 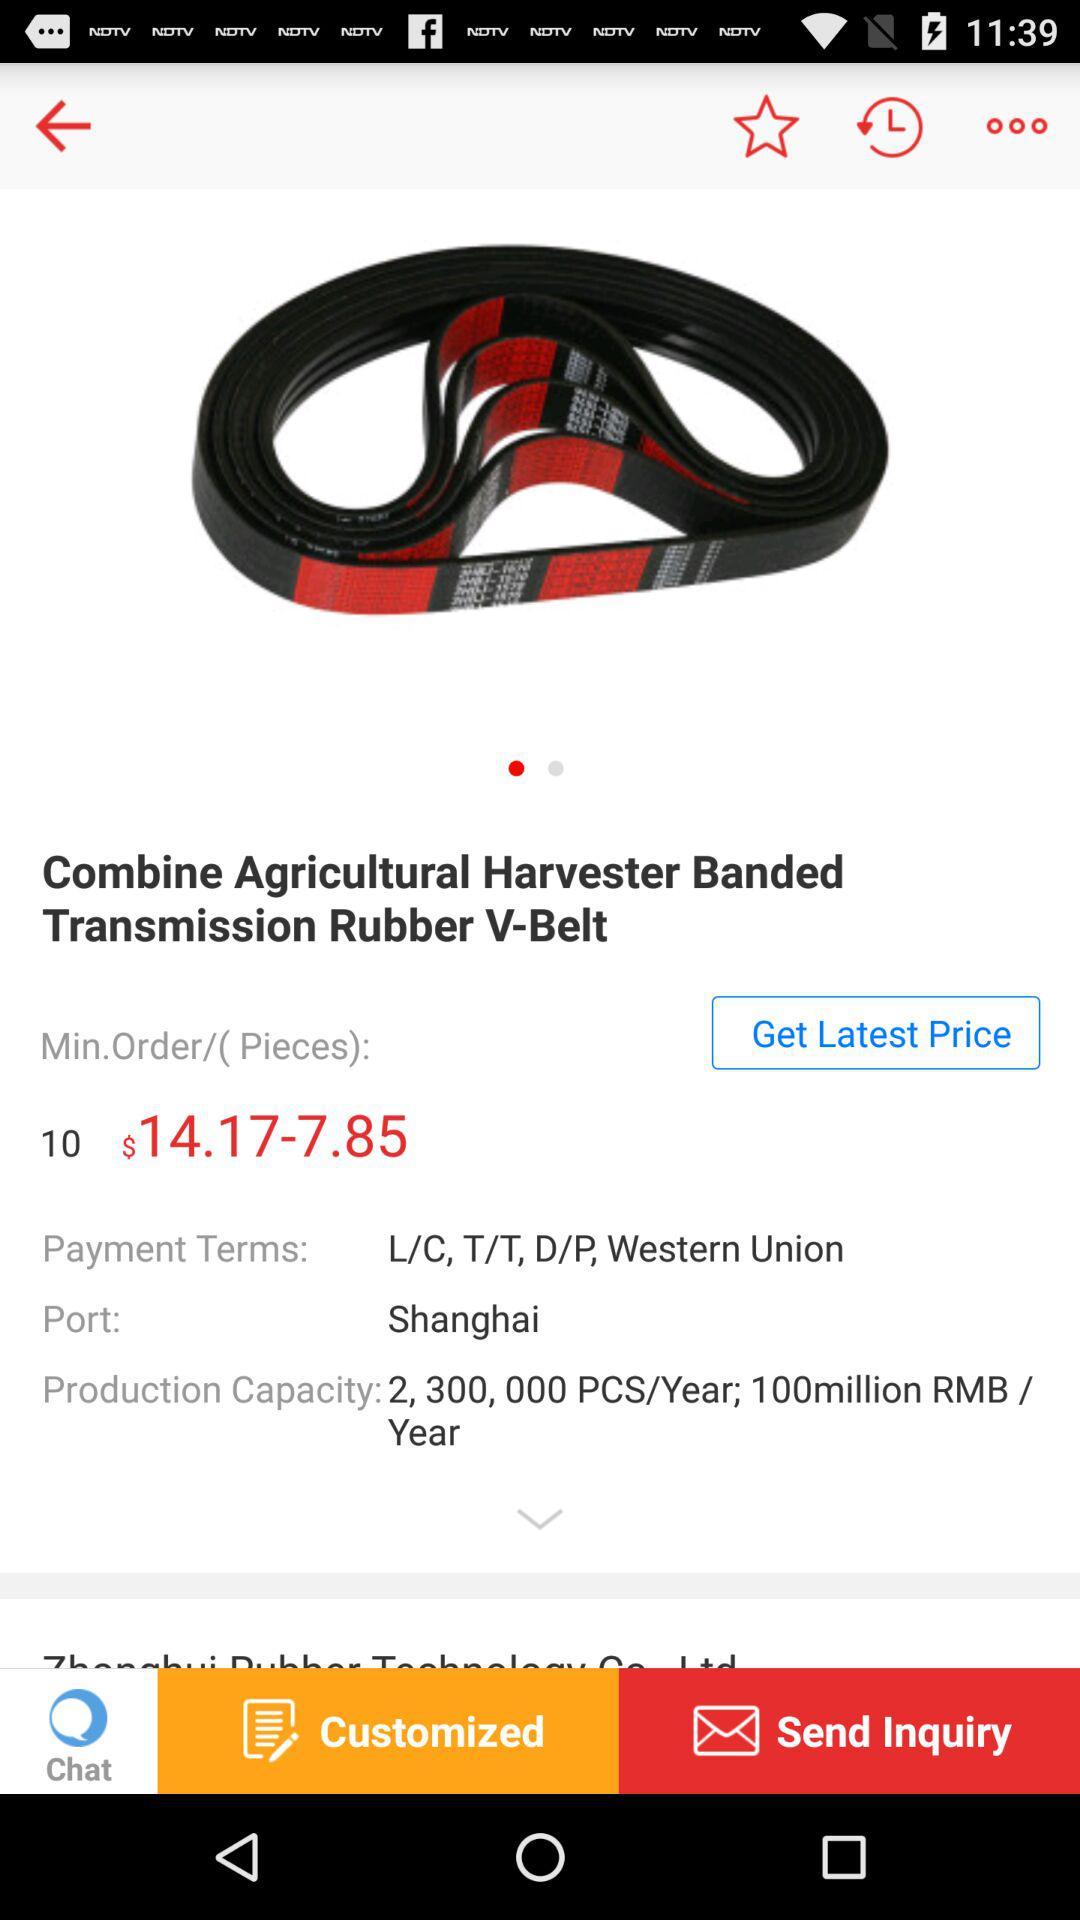 What do you see at coordinates (764, 133) in the screenshot?
I see `the star icon` at bounding box center [764, 133].